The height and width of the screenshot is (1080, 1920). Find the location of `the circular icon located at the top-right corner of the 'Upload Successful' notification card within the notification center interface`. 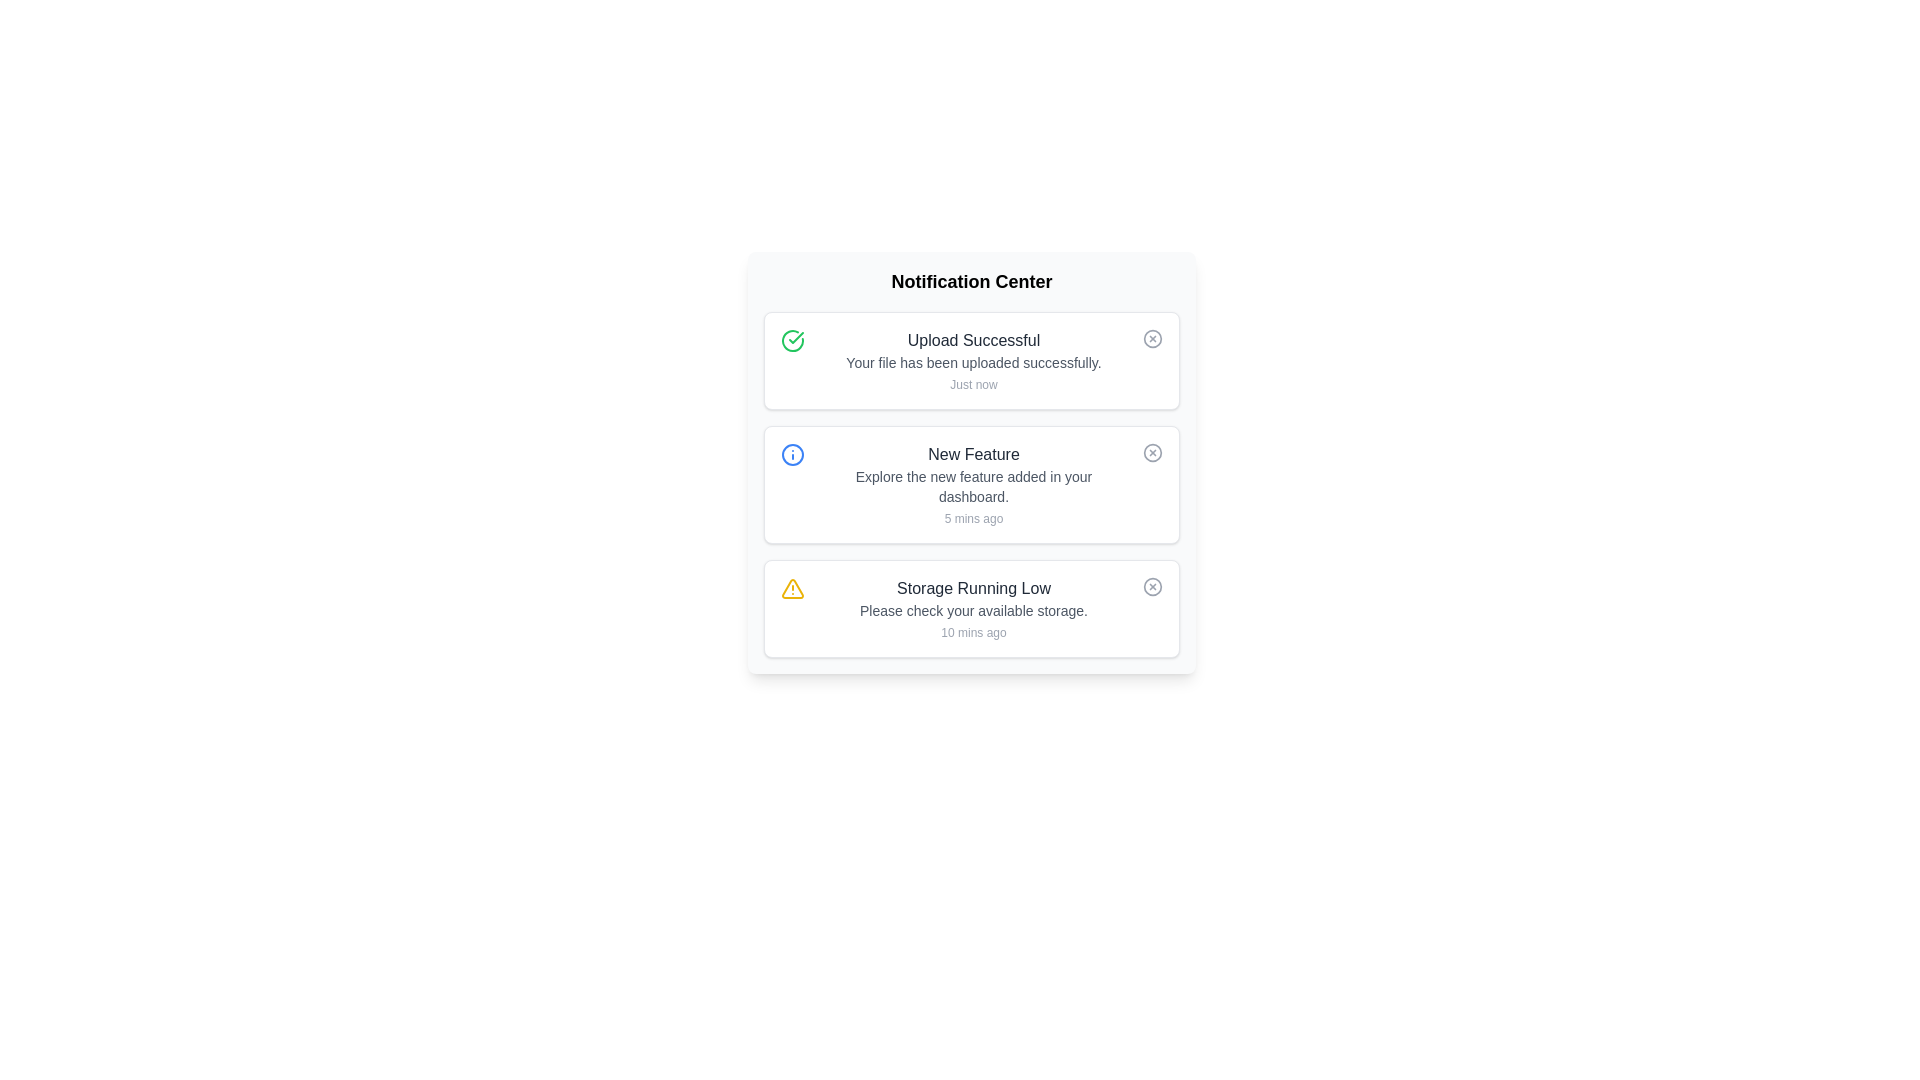

the circular icon located at the top-right corner of the 'Upload Successful' notification card within the notification center interface is located at coordinates (1152, 338).